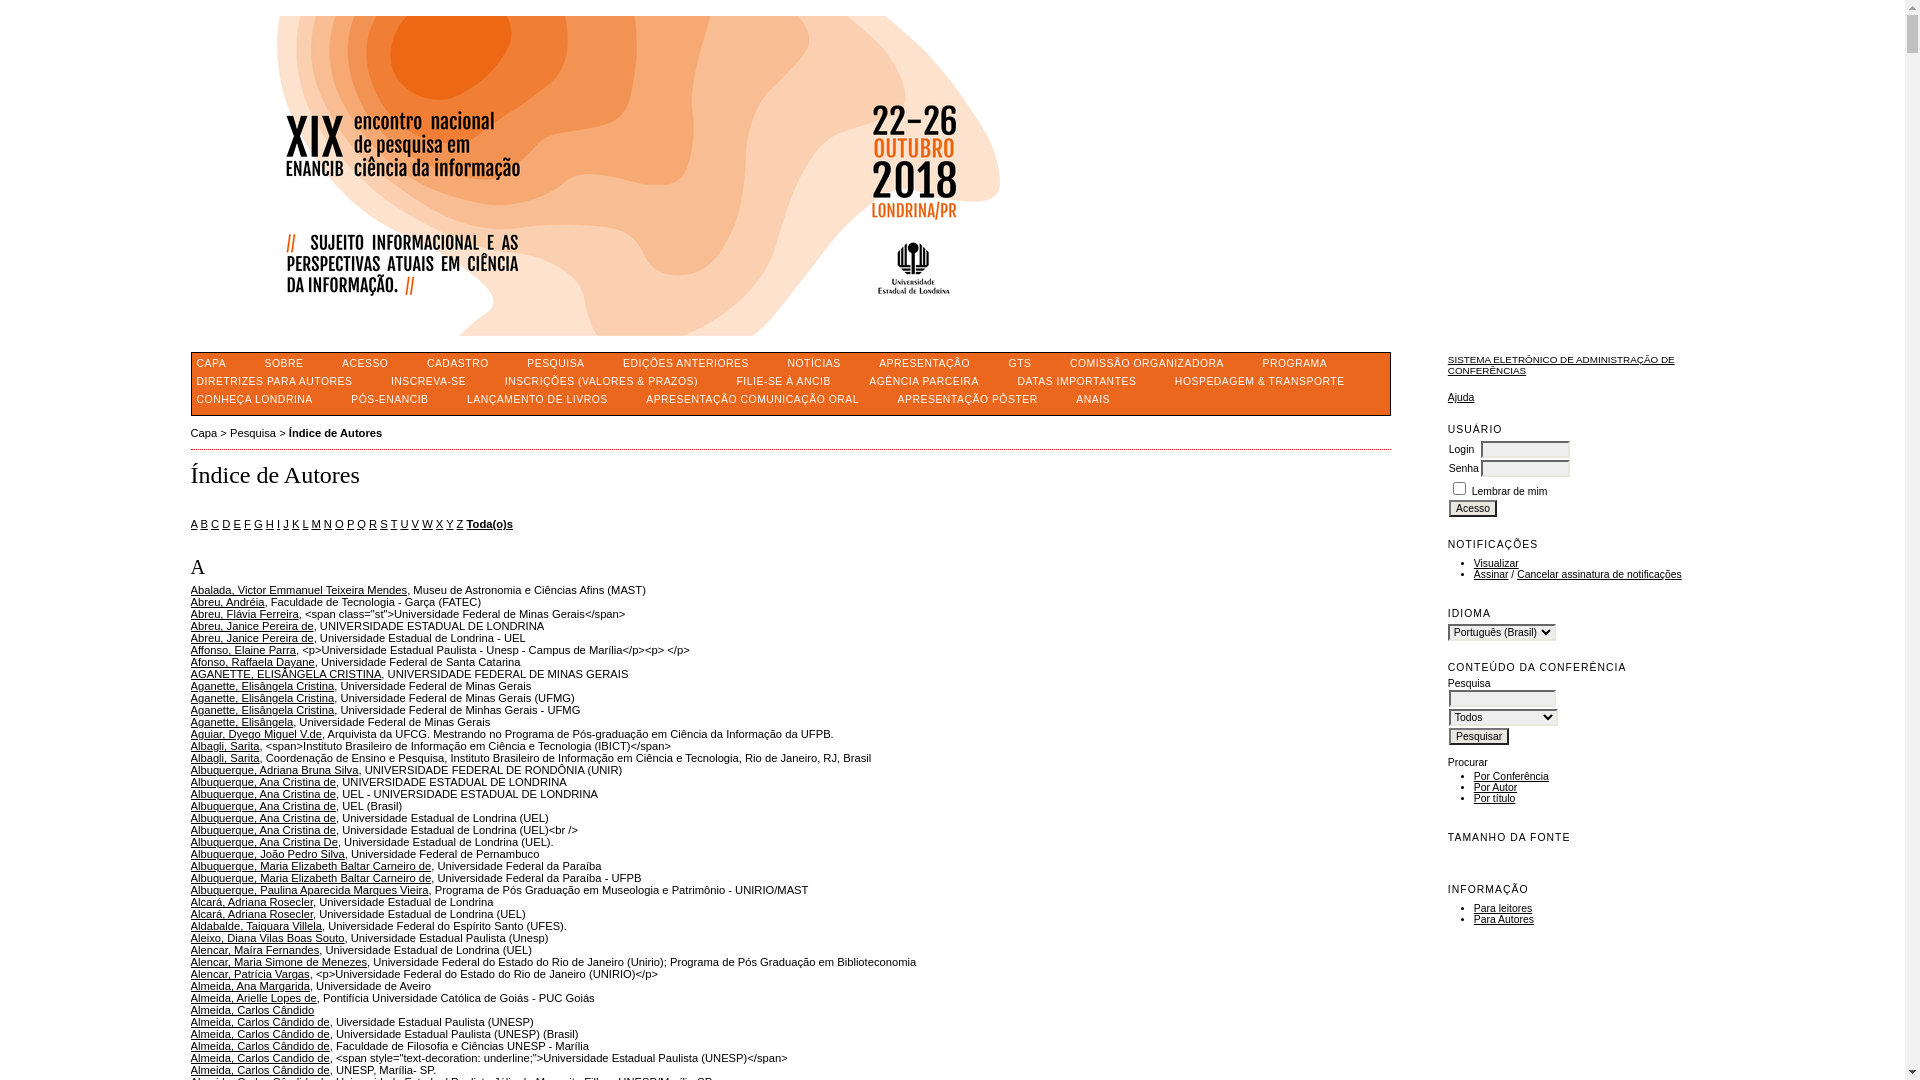  Describe the element at coordinates (283, 363) in the screenshot. I see `'SOBRE'` at that location.